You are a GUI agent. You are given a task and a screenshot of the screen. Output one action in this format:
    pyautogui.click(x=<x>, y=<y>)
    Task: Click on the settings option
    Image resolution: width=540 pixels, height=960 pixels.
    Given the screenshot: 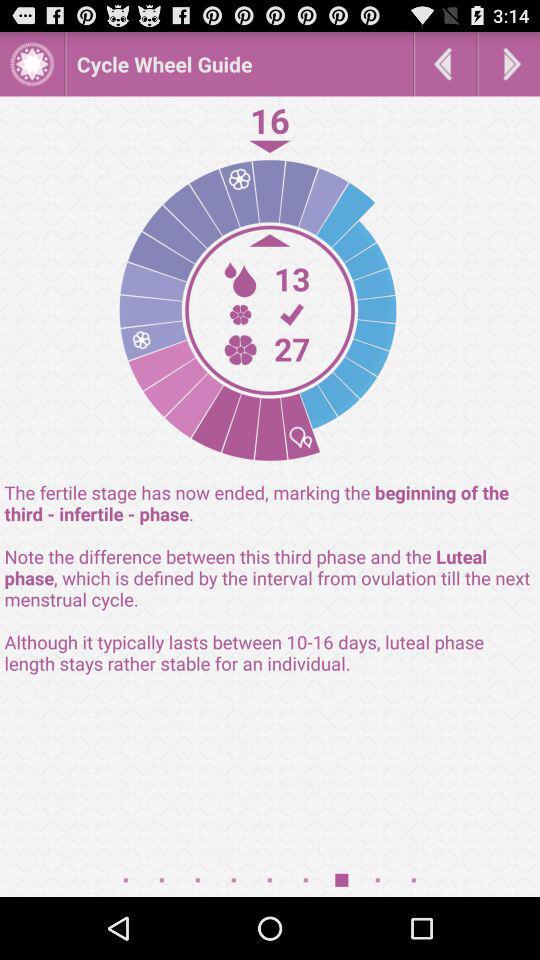 What is the action you would take?
    pyautogui.click(x=31, y=63)
    